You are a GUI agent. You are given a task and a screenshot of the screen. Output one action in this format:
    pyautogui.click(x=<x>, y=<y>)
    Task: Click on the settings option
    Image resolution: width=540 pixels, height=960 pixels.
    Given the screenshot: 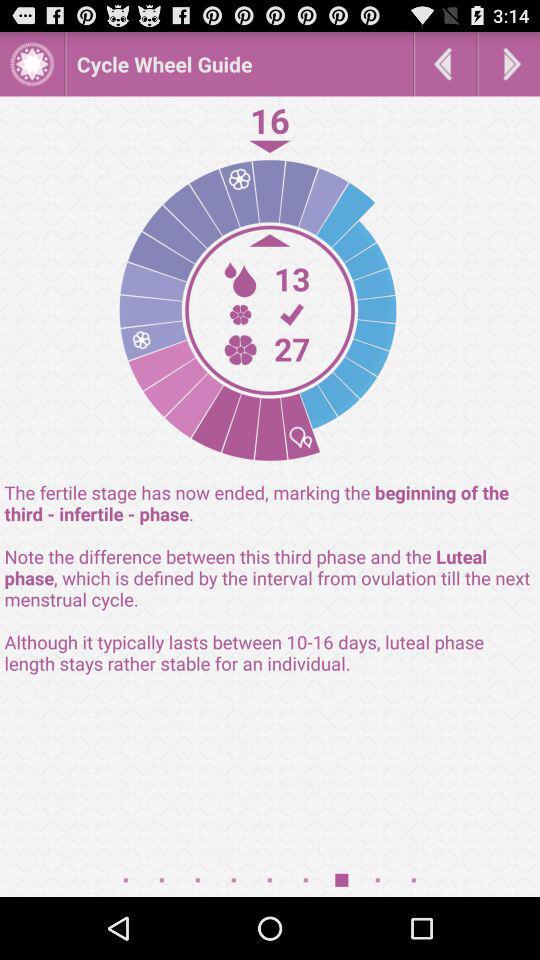 What is the action you would take?
    pyautogui.click(x=31, y=63)
    